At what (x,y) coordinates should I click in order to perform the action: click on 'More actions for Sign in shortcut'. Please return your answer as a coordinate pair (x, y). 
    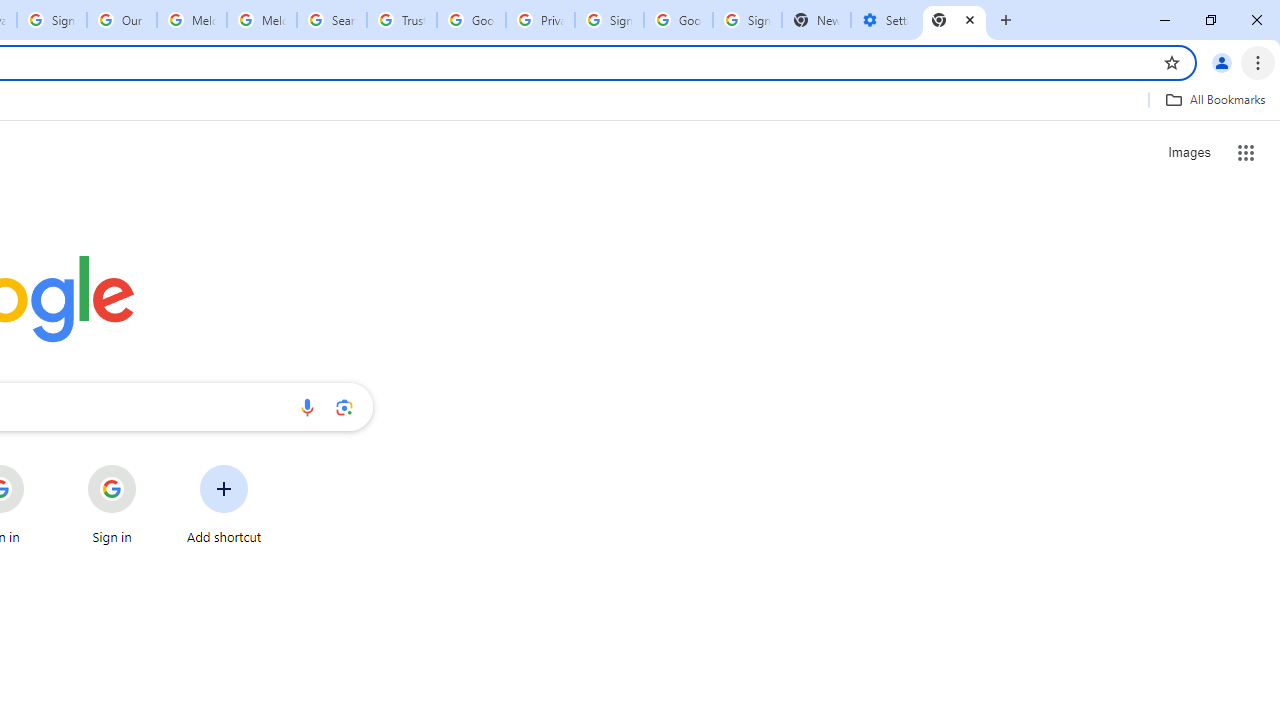
    Looking at the image, I should click on (151, 466).